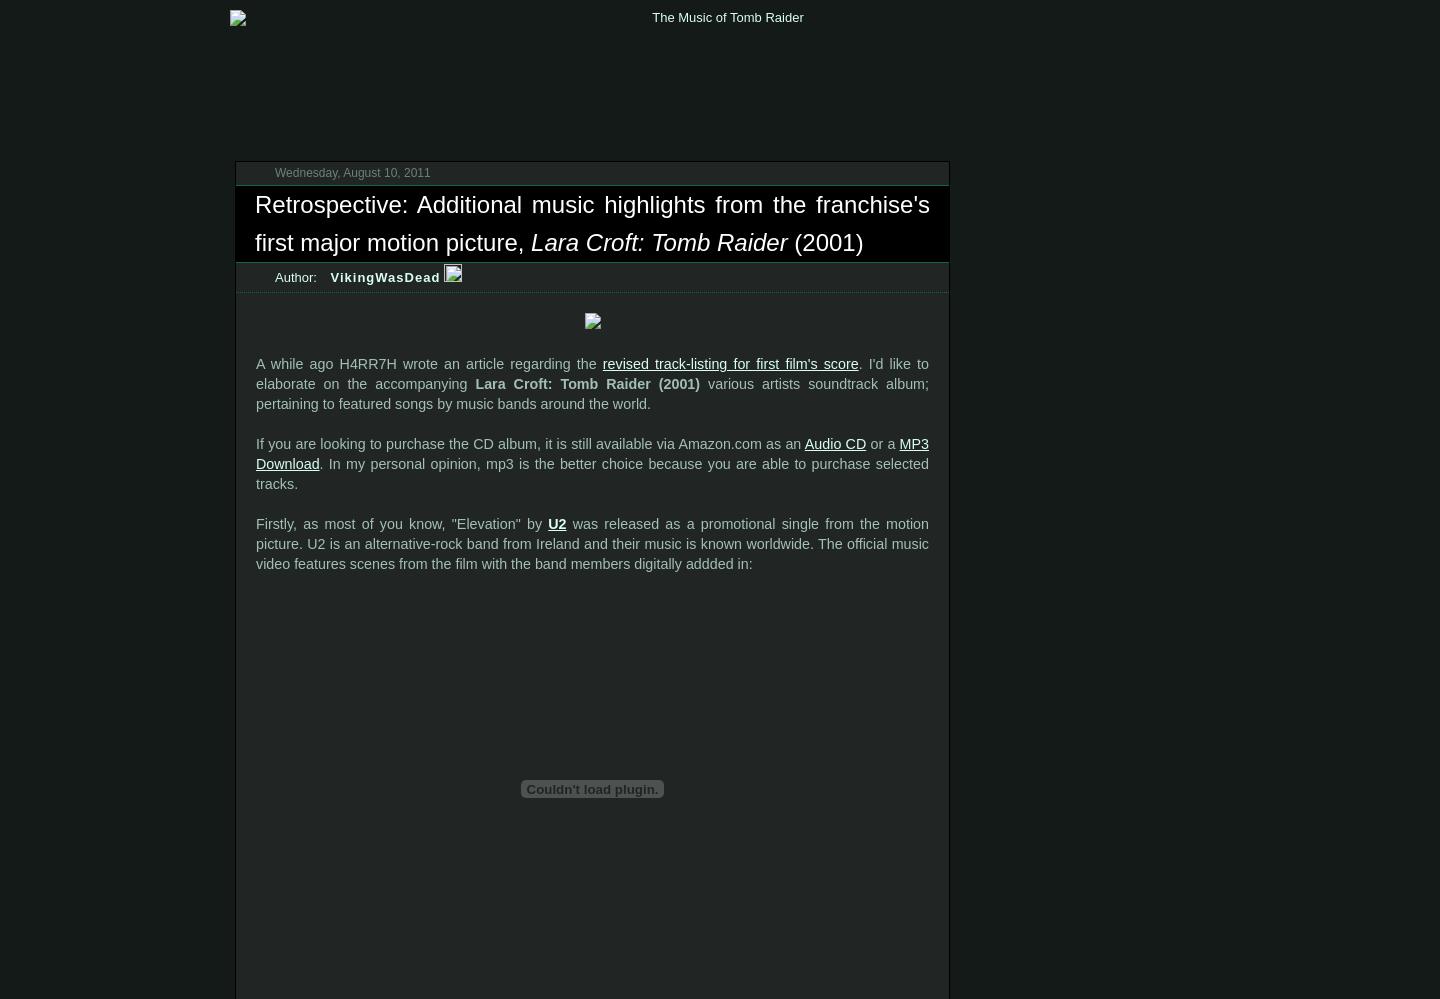 This screenshot has width=1440, height=999. What do you see at coordinates (591, 454) in the screenshot?
I see `'MP3 Download'` at bounding box center [591, 454].